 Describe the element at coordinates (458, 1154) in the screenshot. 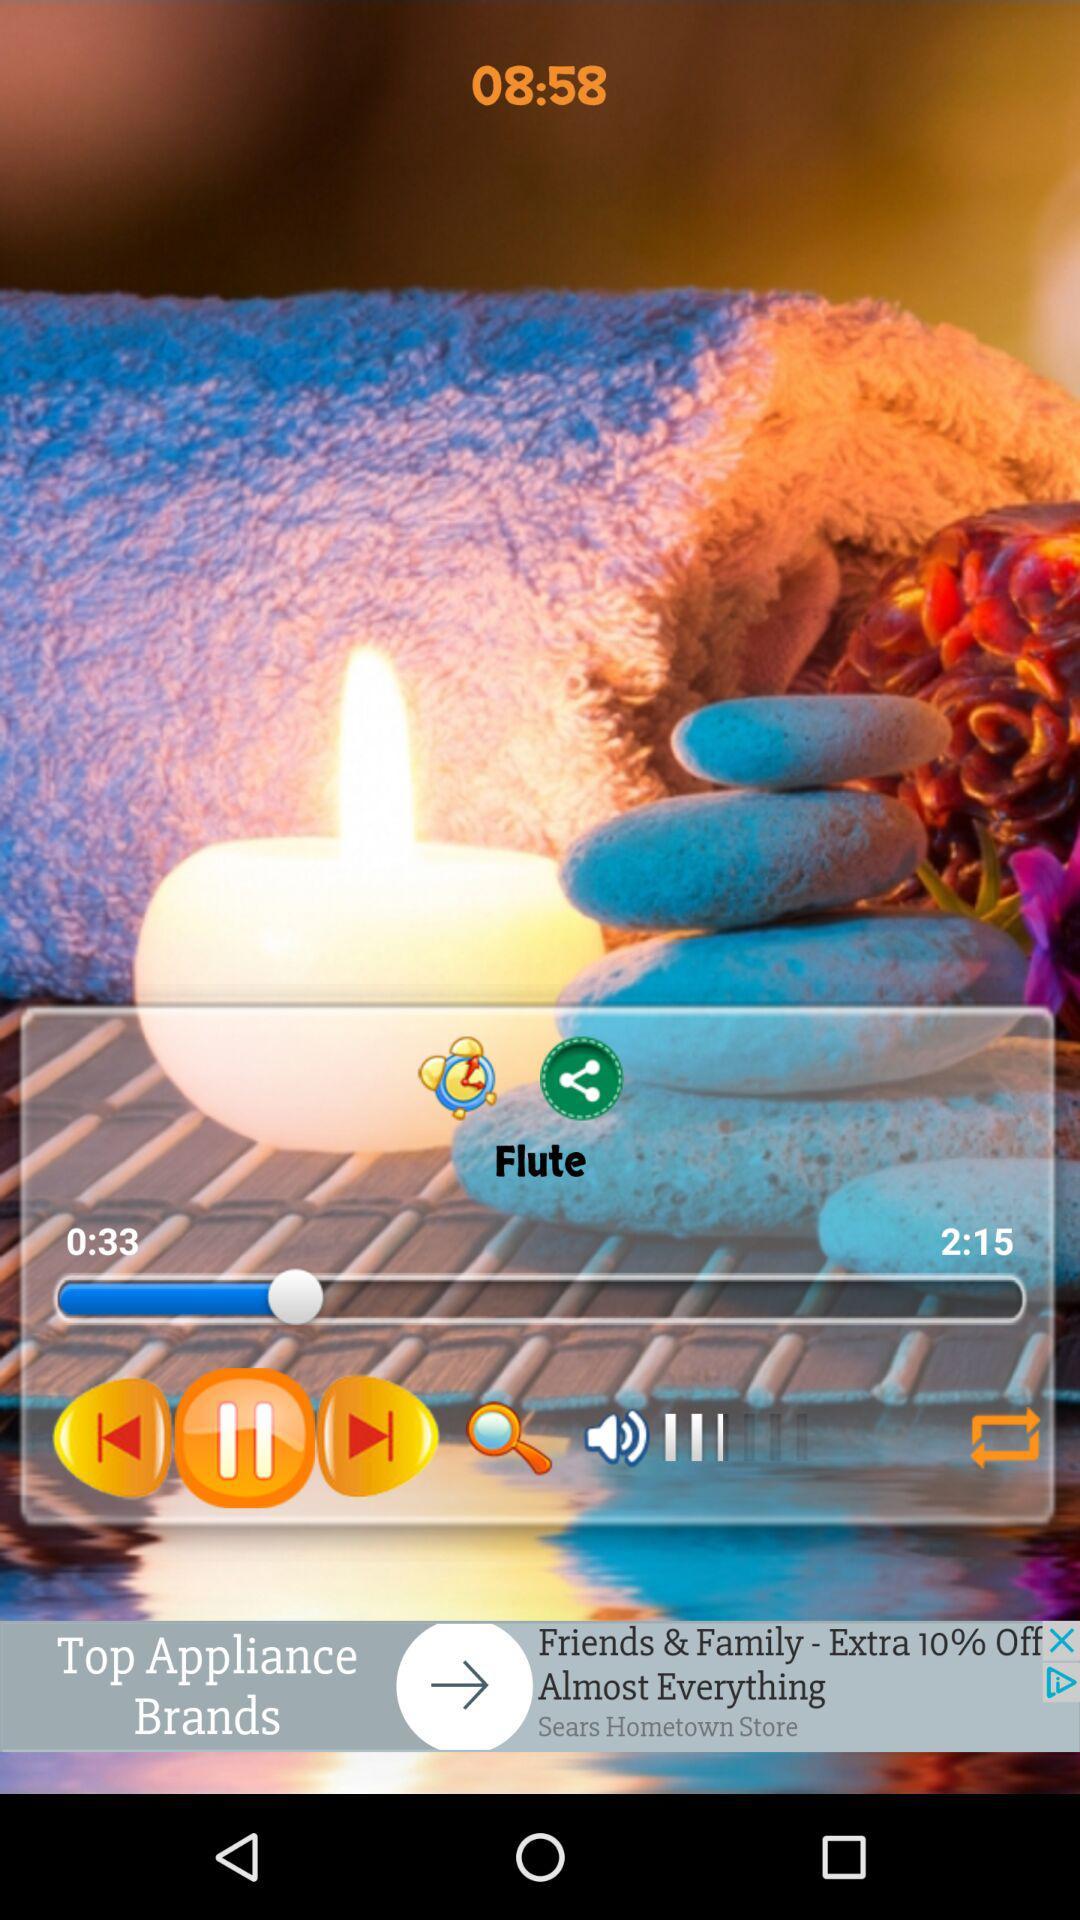

I see `the time icon` at that location.